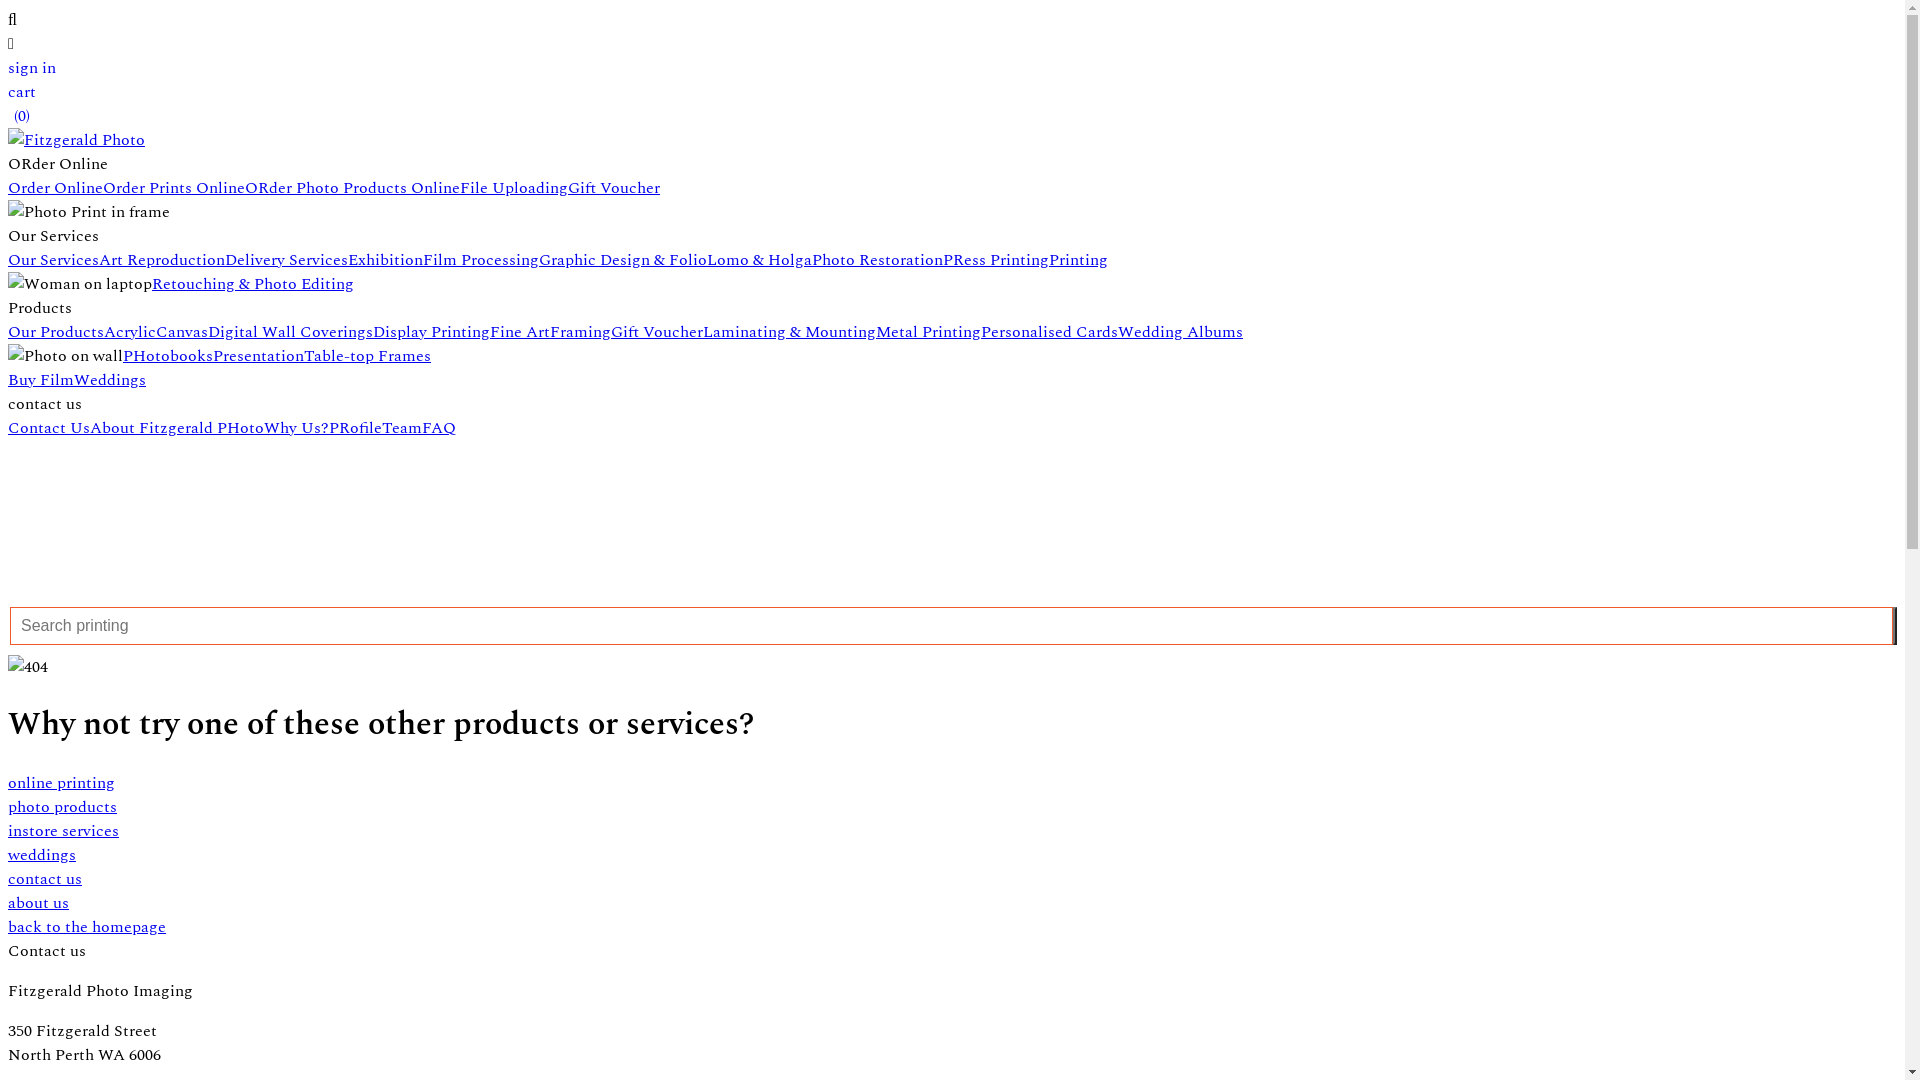  I want to click on 'Photo Restoration', so click(811, 258).